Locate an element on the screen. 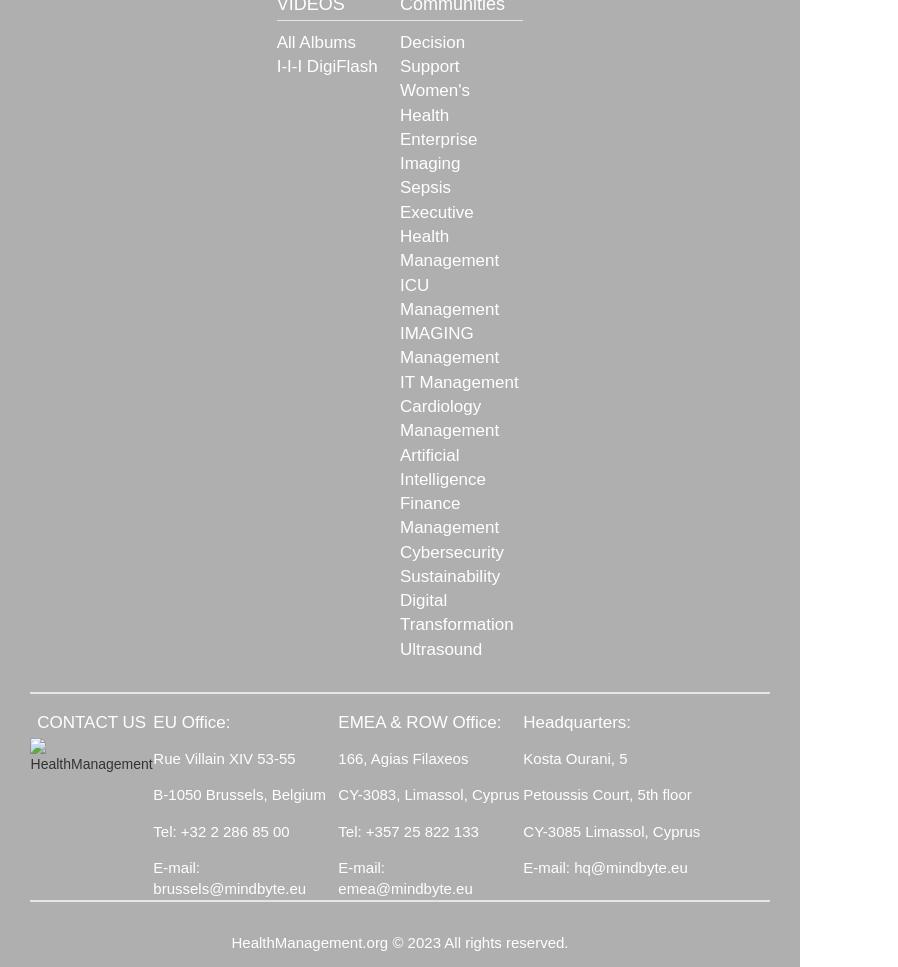 The height and width of the screenshot is (967, 898). 'B-1050 Brussels, Belgium' is located at coordinates (238, 793).